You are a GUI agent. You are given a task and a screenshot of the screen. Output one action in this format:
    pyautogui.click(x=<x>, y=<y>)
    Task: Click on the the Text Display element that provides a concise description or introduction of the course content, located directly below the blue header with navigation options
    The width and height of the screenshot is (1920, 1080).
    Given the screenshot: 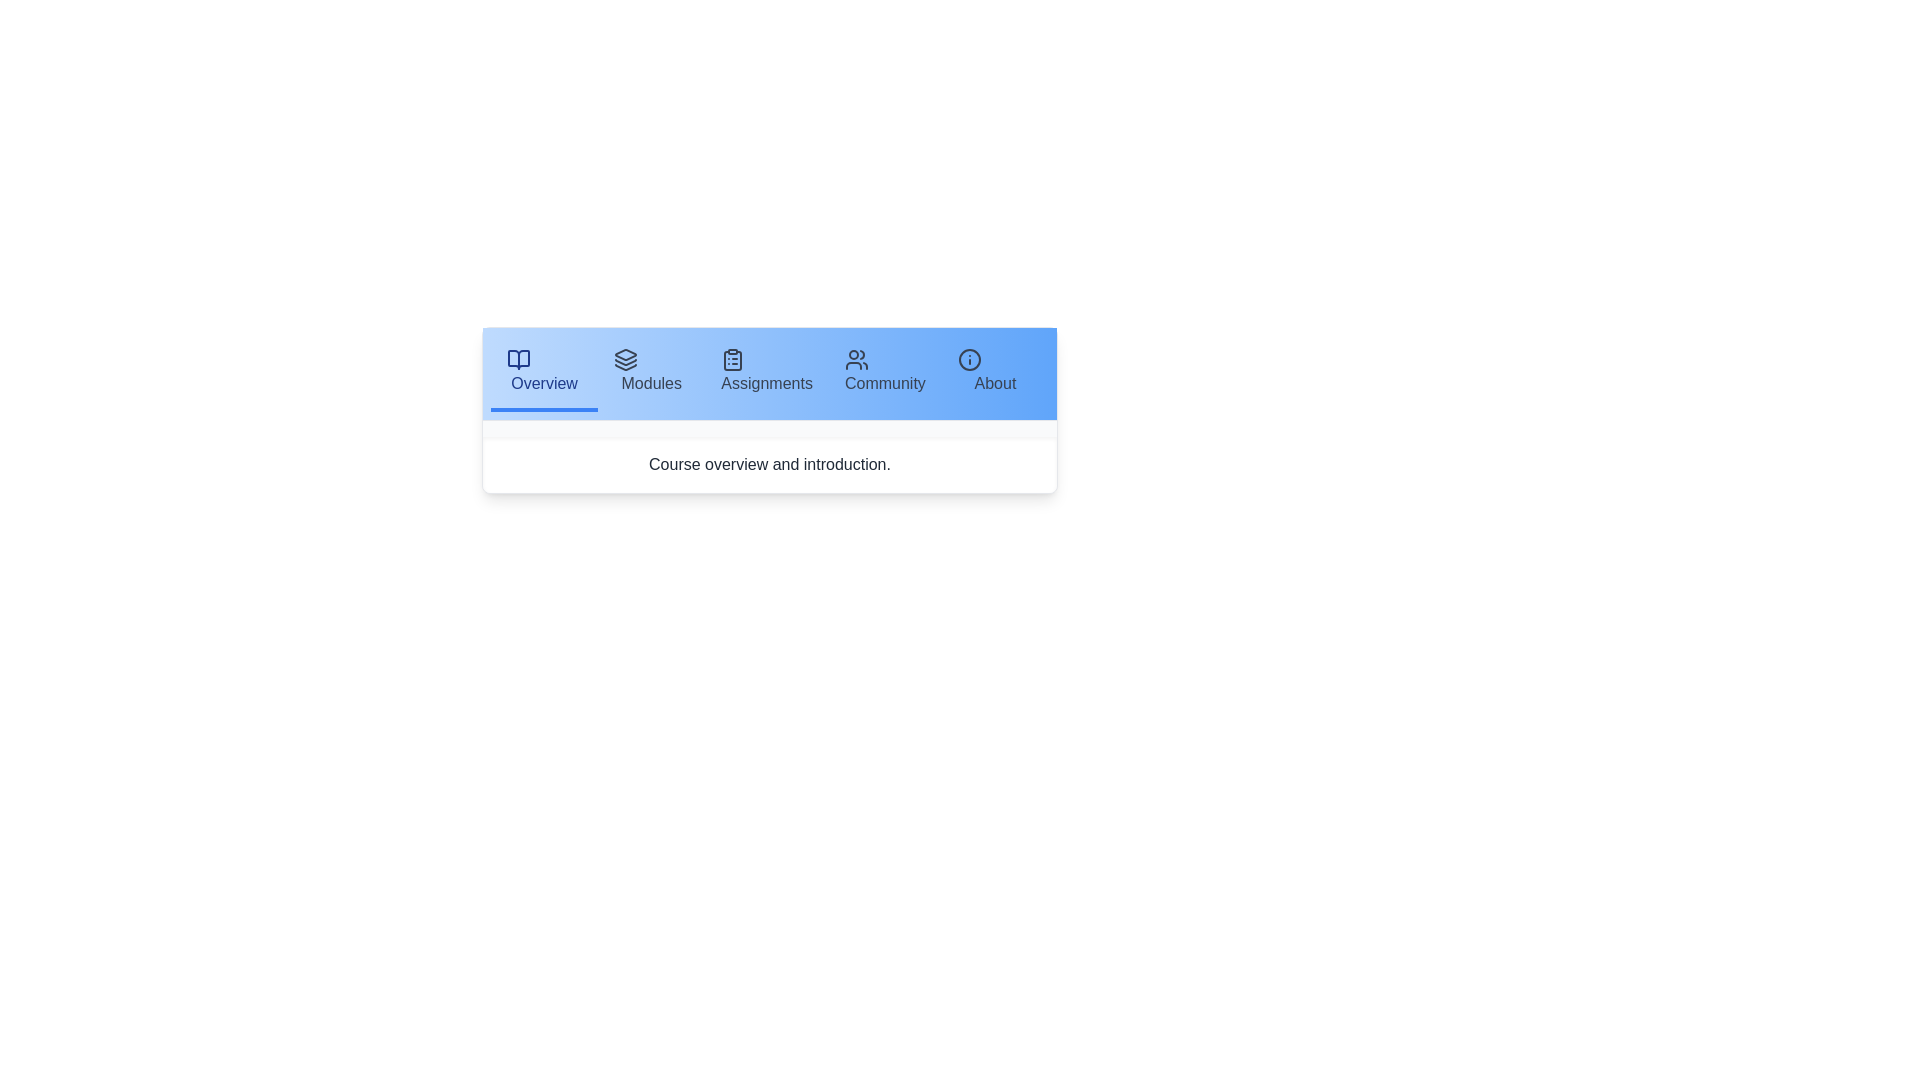 What is the action you would take?
    pyautogui.click(x=768, y=465)
    